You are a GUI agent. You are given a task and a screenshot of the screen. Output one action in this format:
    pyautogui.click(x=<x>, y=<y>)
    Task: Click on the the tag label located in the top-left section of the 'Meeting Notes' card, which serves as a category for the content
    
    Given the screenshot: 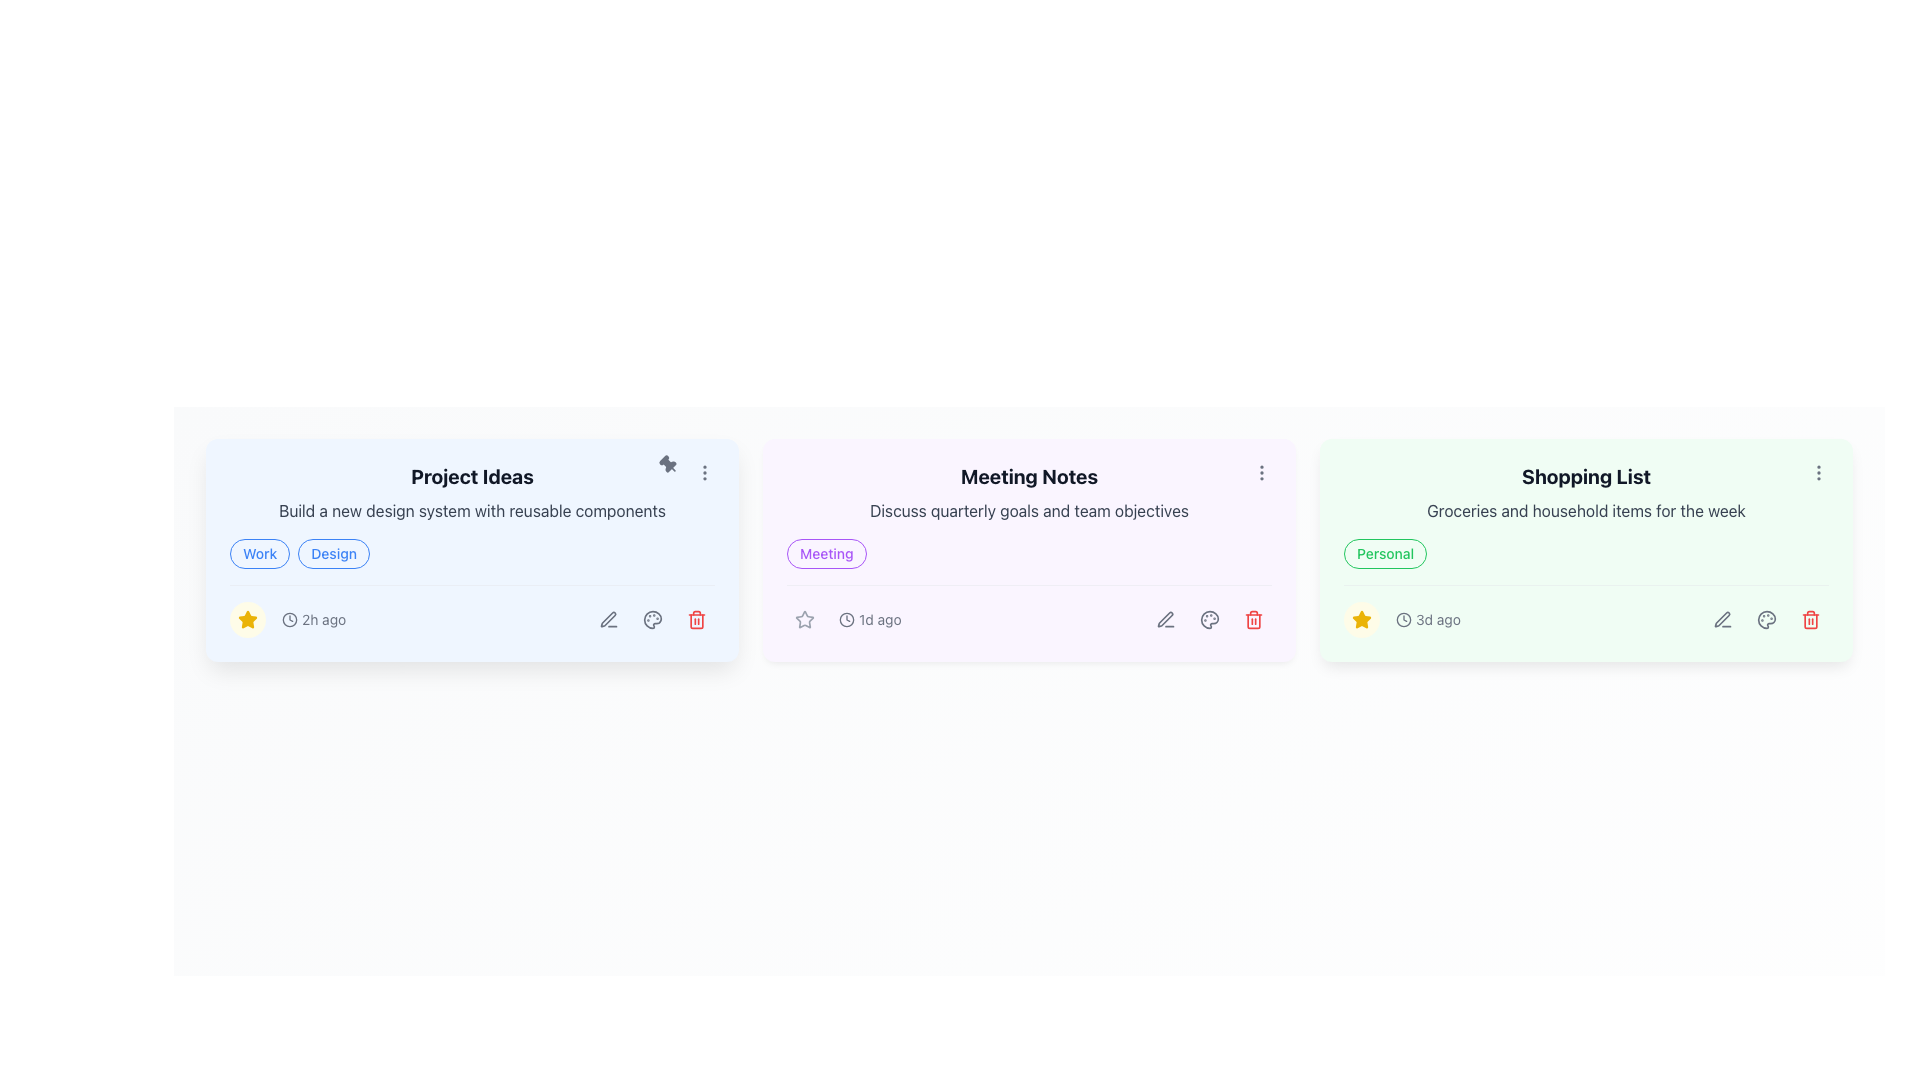 What is the action you would take?
    pyautogui.click(x=826, y=554)
    